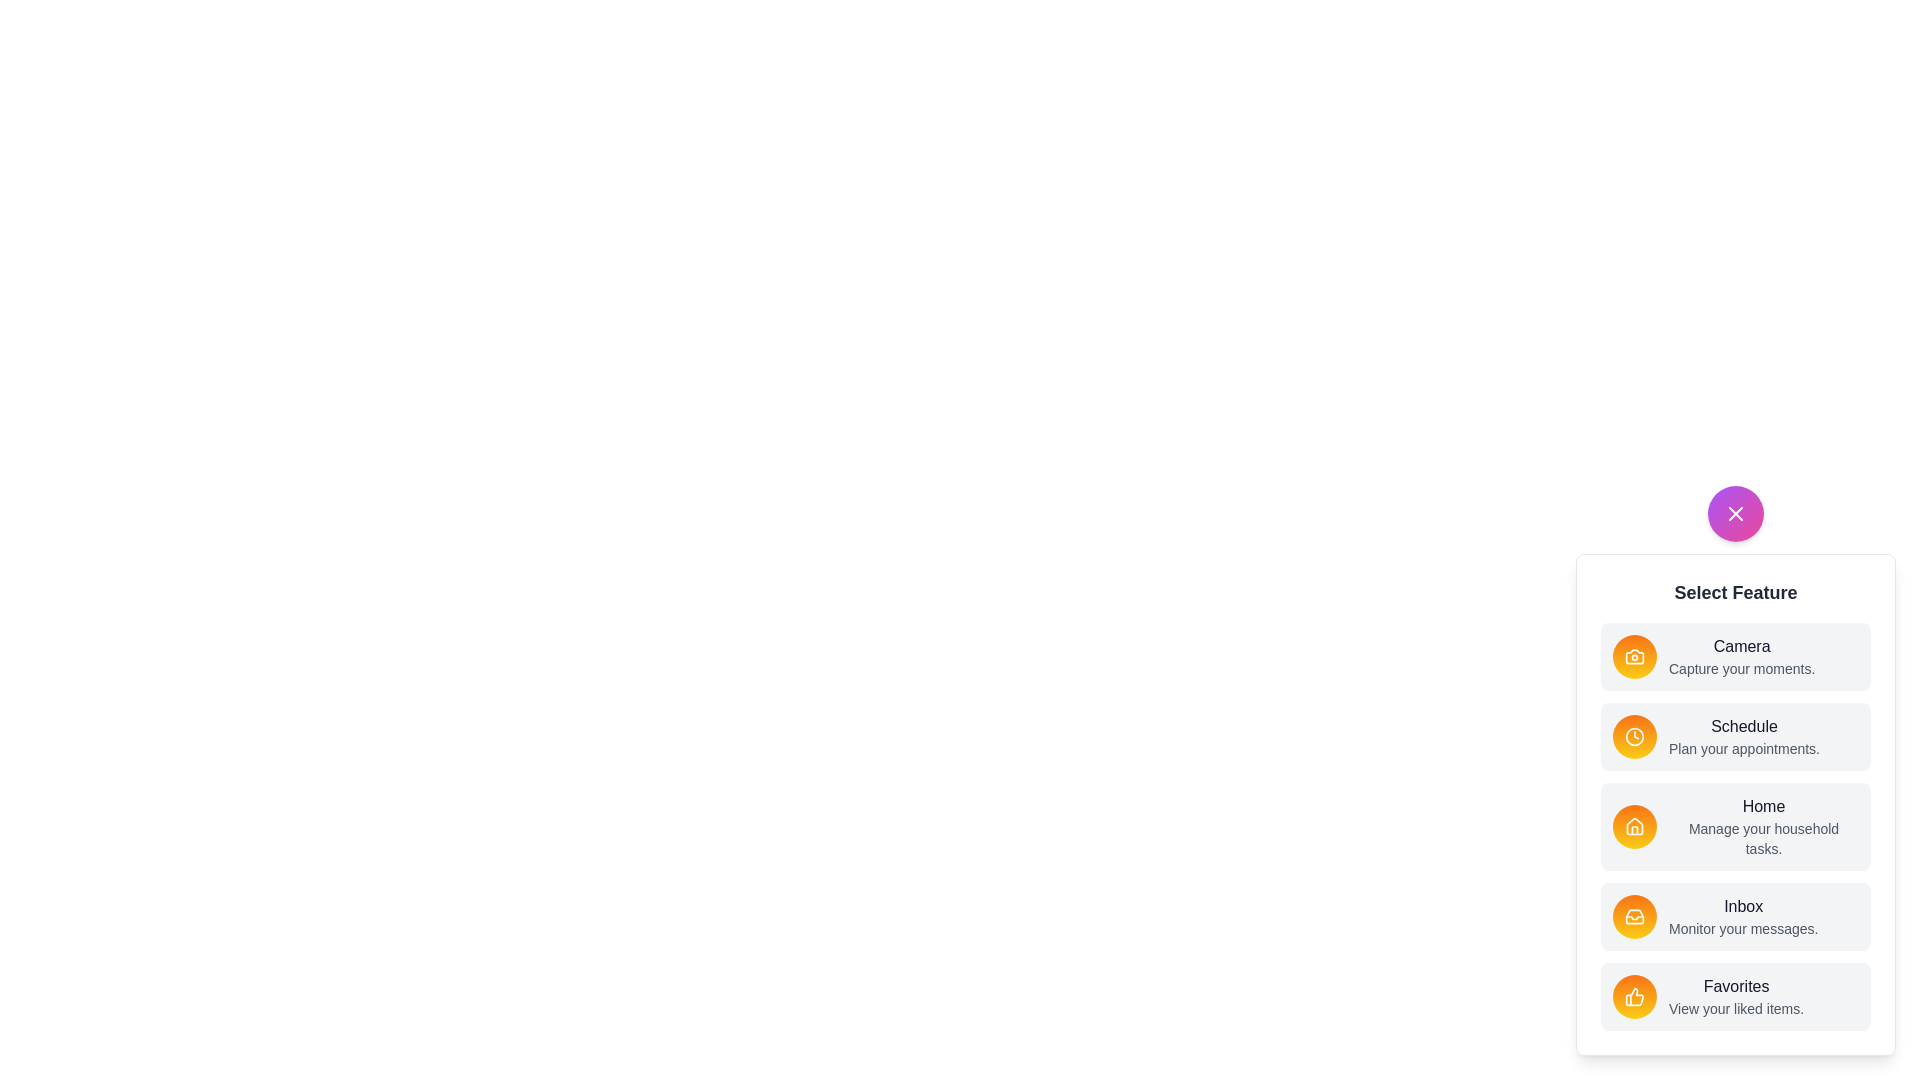 The height and width of the screenshot is (1080, 1920). What do you see at coordinates (1635, 656) in the screenshot?
I see `the feature corresponding to Camera` at bounding box center [1635, 656].